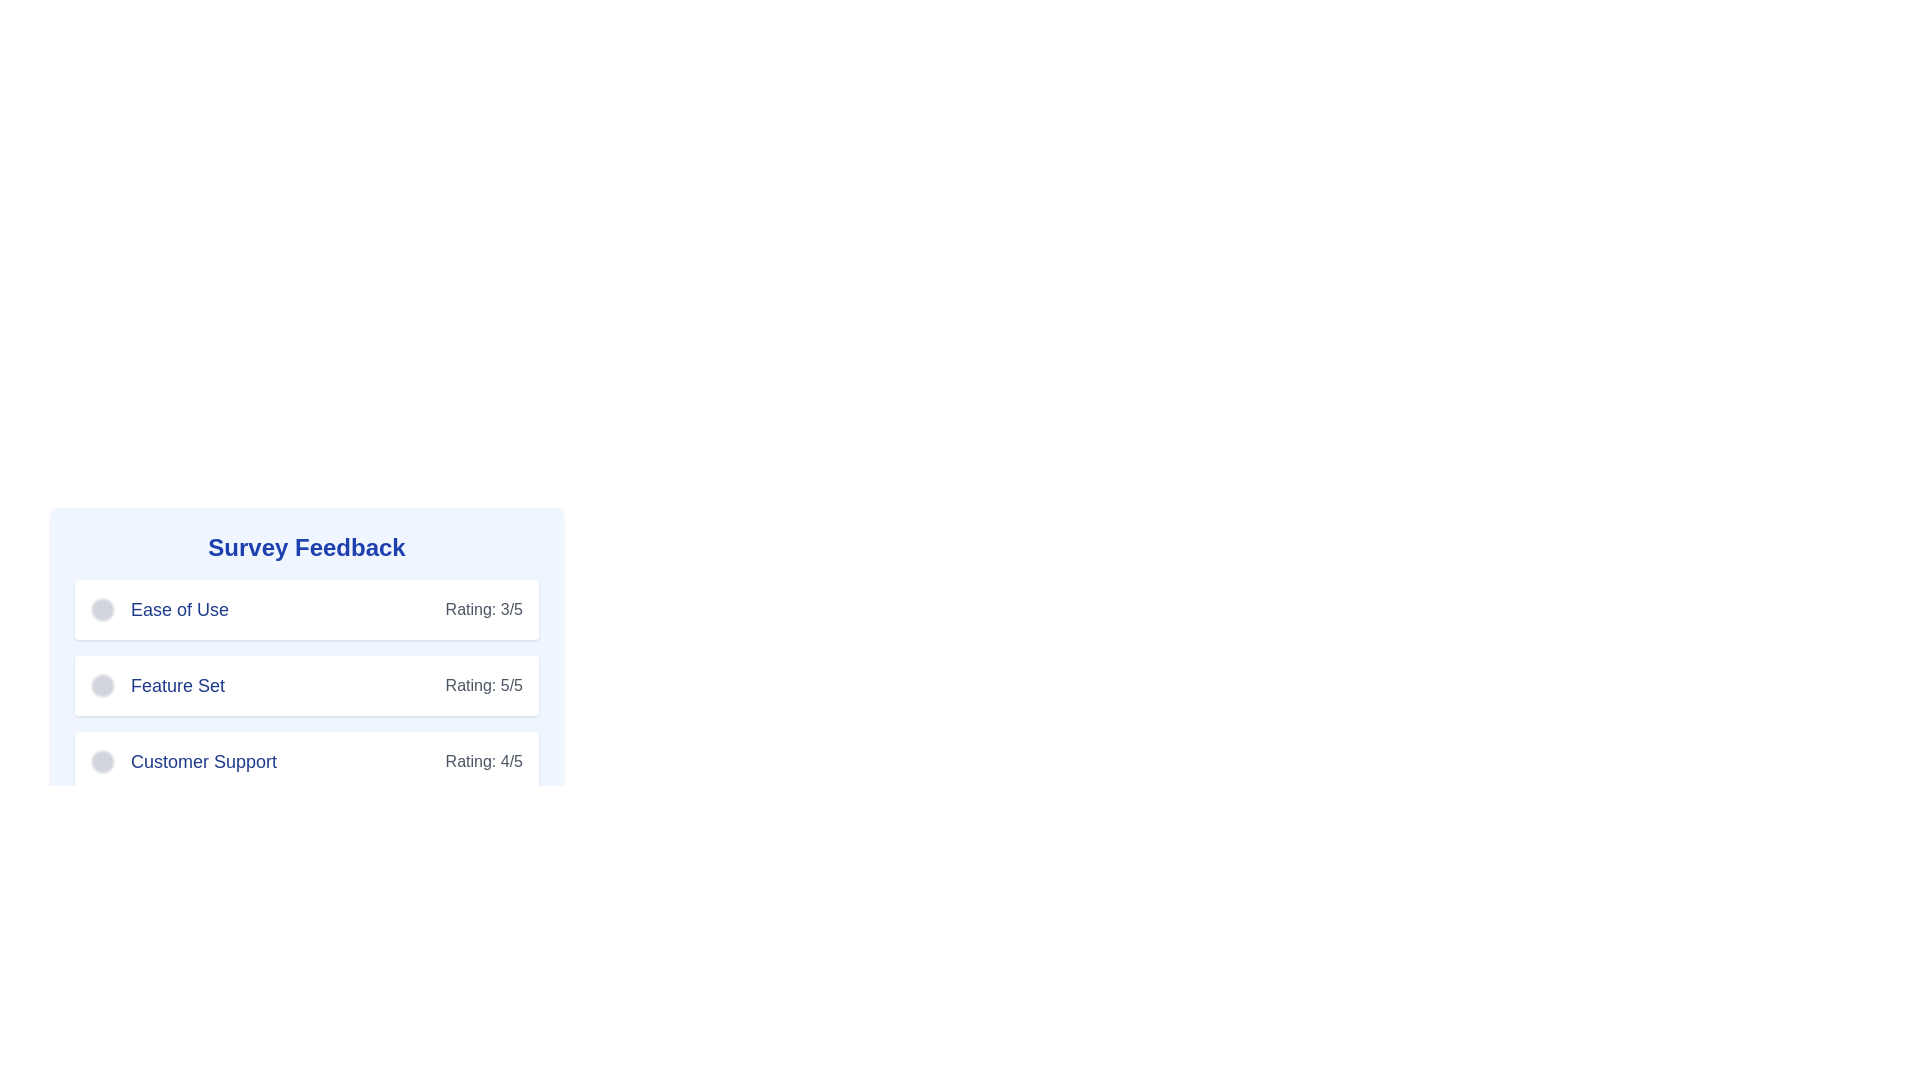 Image resolution: width=1920 pixels, height=1080 pixels. I want to click on the third Text Label in the 'Survey Feedback' section, which is positioned below 'Ease of Use' and 'Feature Set', and adjacent to a small circular icon on the left, so click(204, 762).